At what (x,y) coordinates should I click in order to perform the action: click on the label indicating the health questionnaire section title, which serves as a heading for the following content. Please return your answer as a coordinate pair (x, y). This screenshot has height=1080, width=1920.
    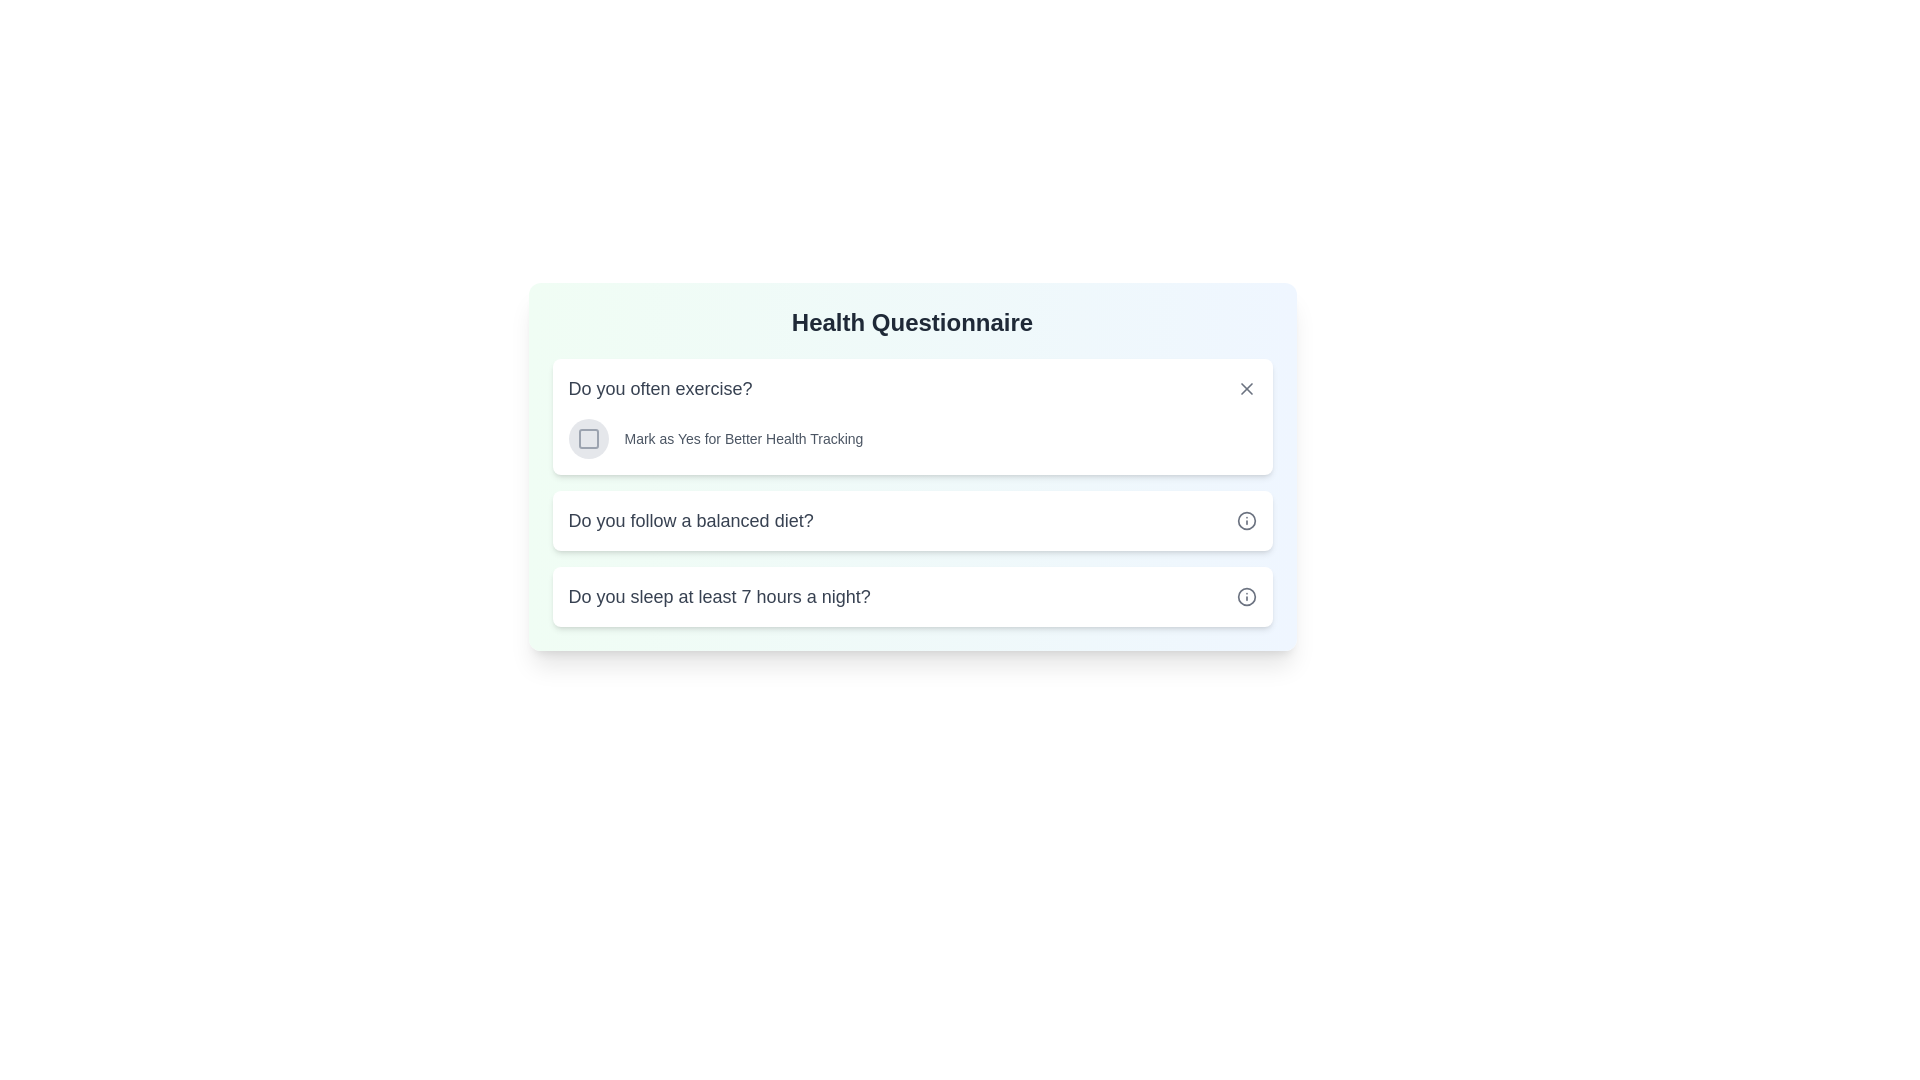
    Looking at the image, I should click on (911, 322).